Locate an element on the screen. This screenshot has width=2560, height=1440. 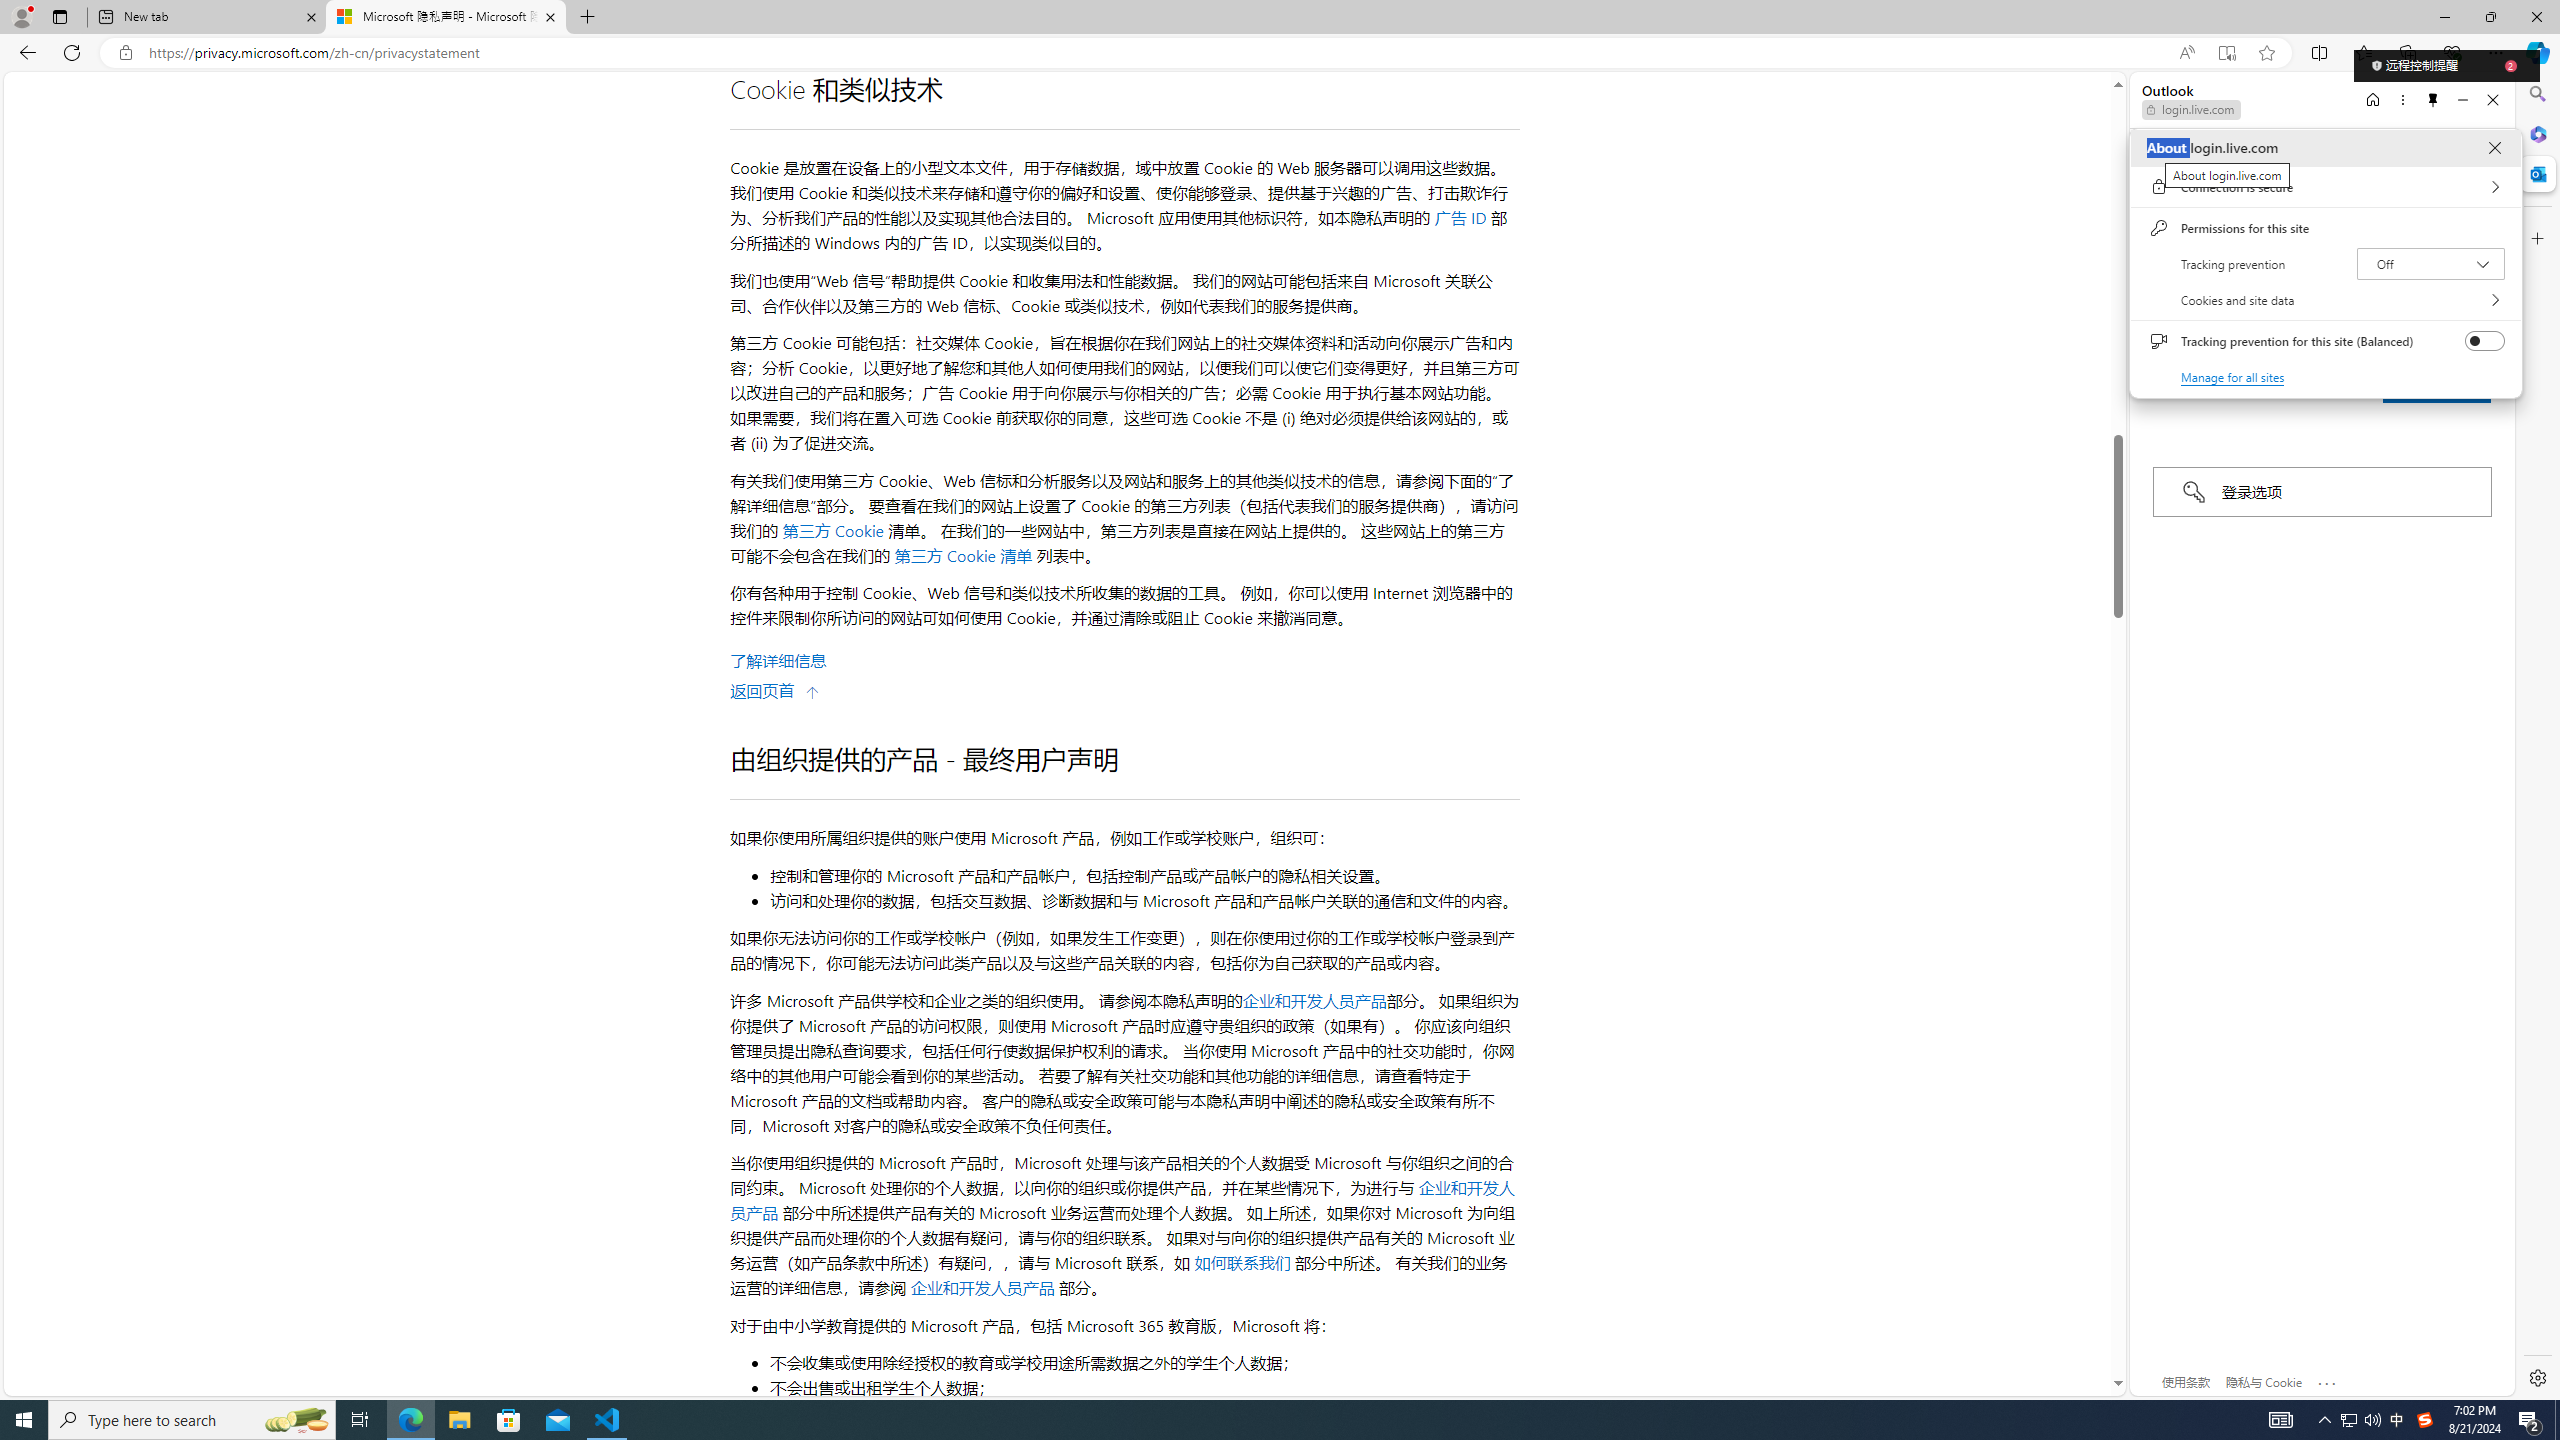
'Cookies and site data' is located at coordinates (2324, 299).